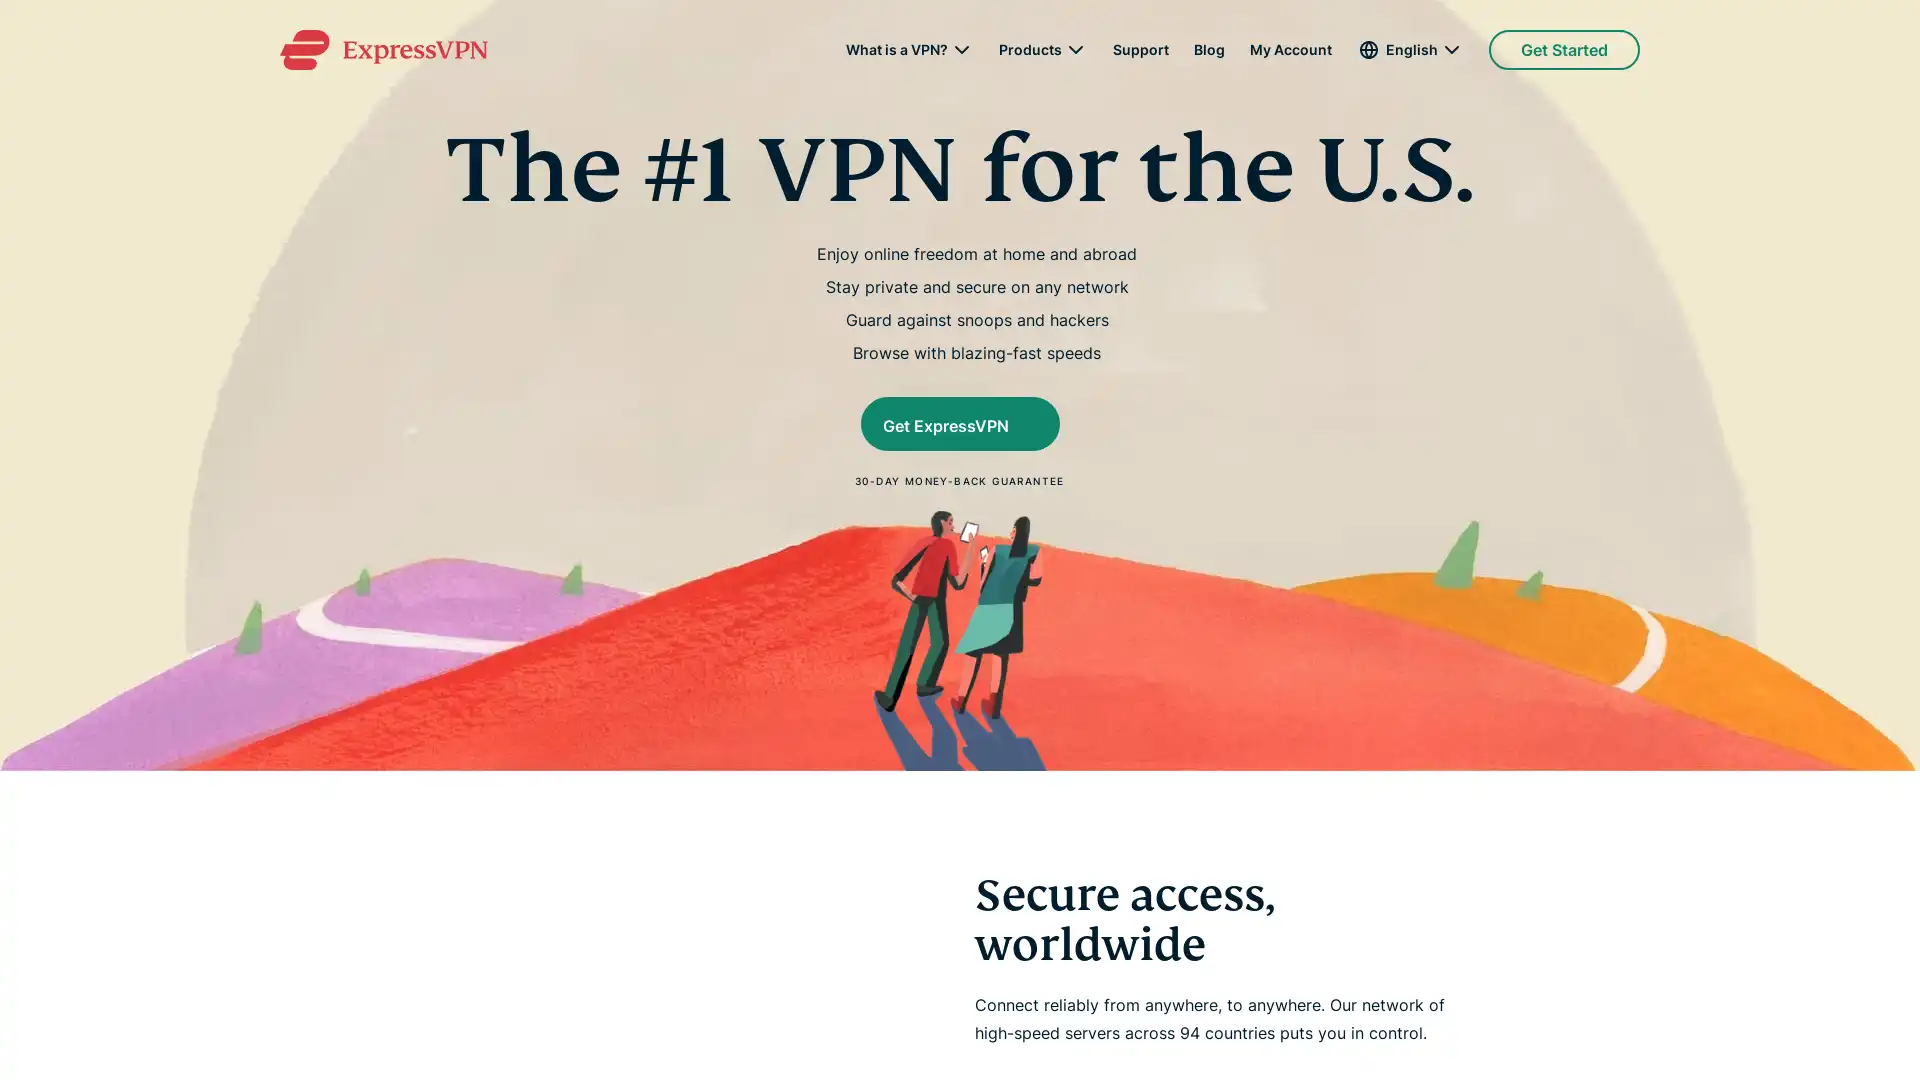  What do you see at coordinates (1409, 49) in the screenshot?
I see `Language` at bounding box center [1409, 49].